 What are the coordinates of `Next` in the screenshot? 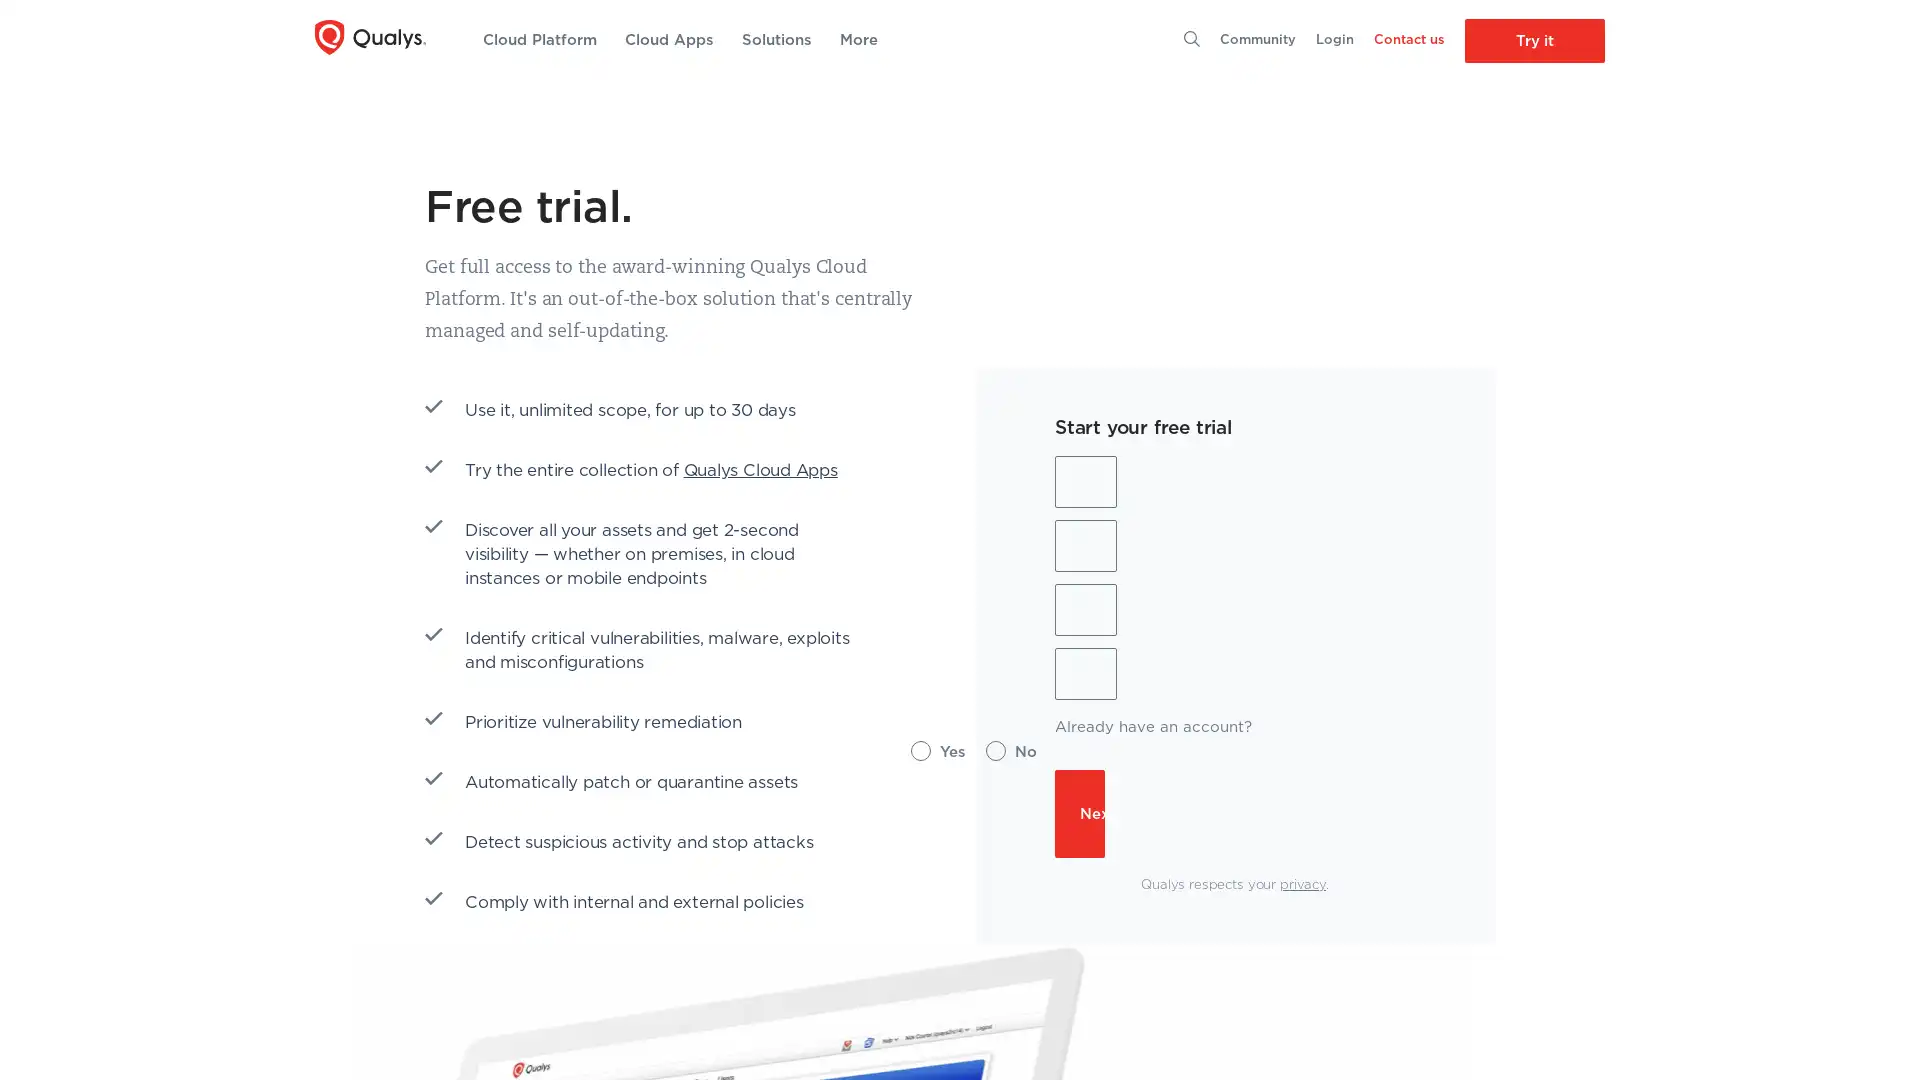 It's located at (1079, 813).